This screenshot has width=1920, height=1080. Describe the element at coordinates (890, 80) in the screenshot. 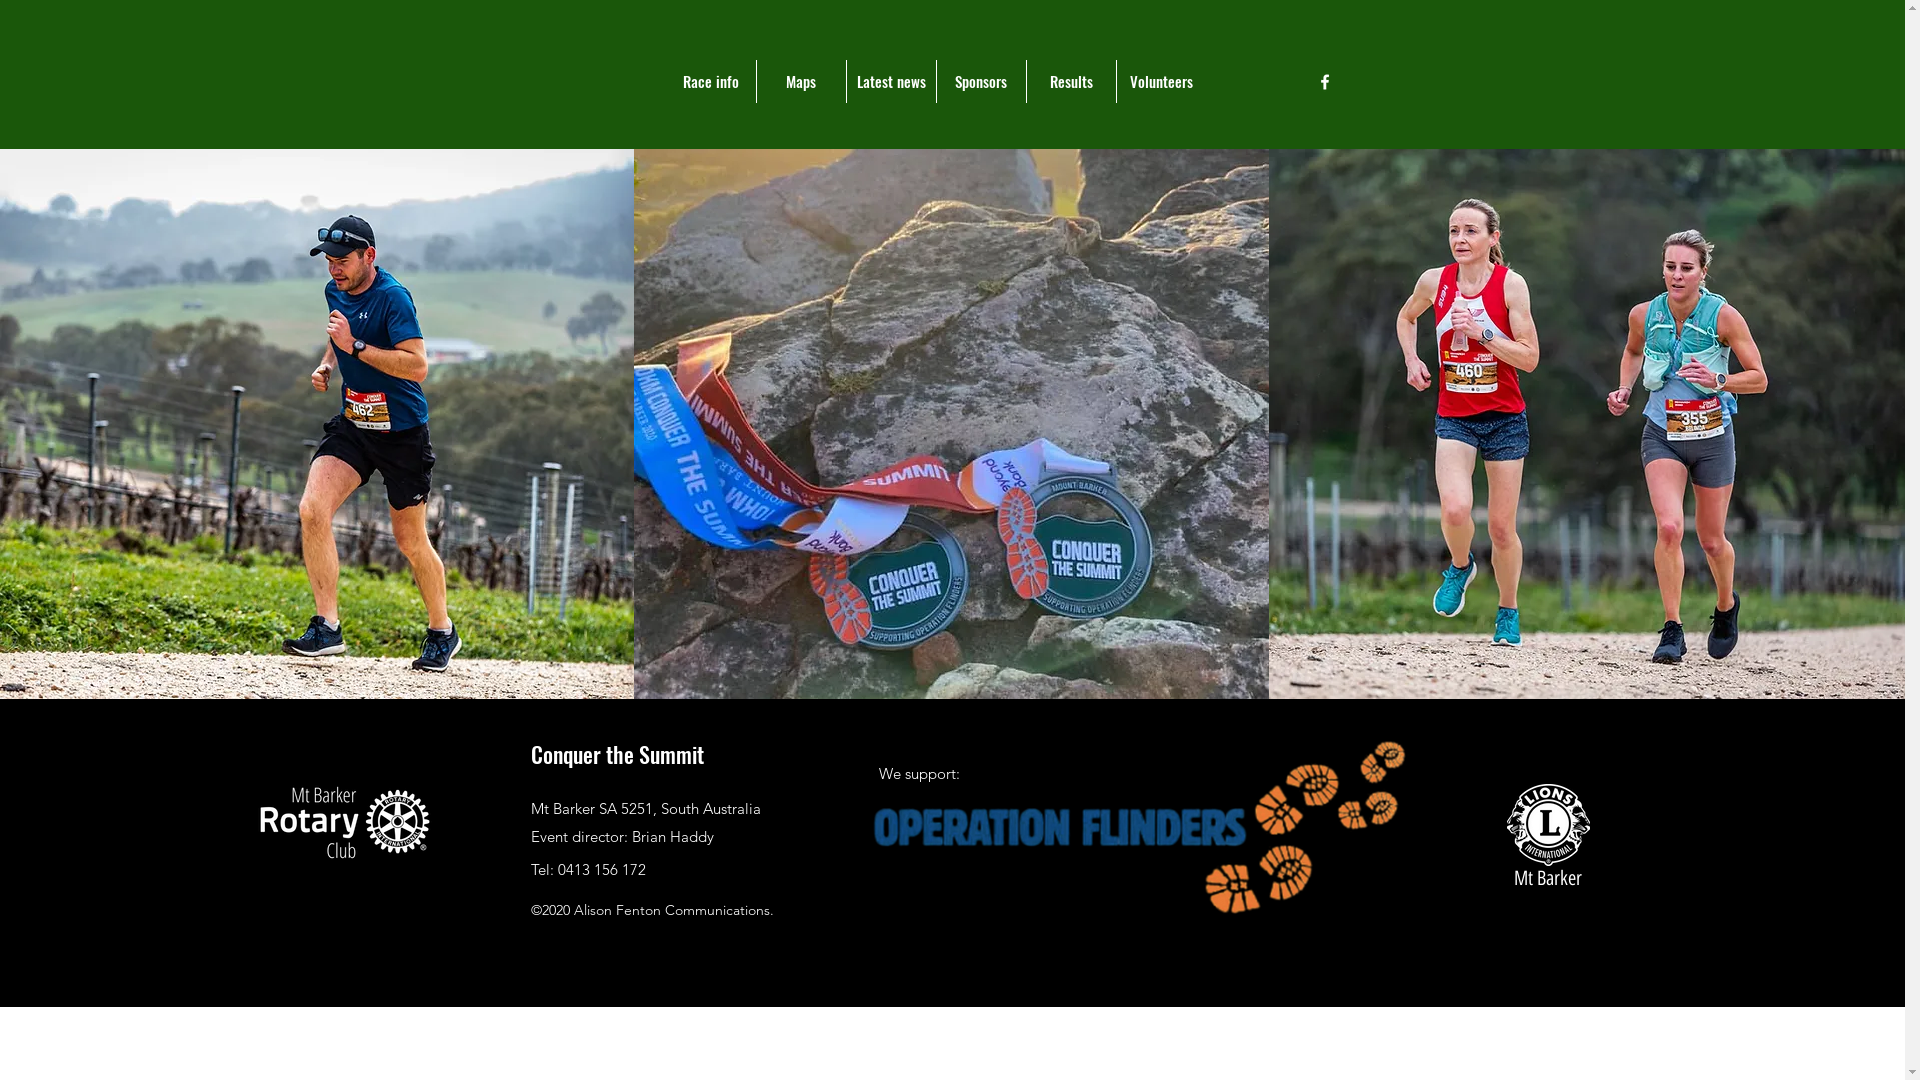

I see `'Latest news'` at that location.